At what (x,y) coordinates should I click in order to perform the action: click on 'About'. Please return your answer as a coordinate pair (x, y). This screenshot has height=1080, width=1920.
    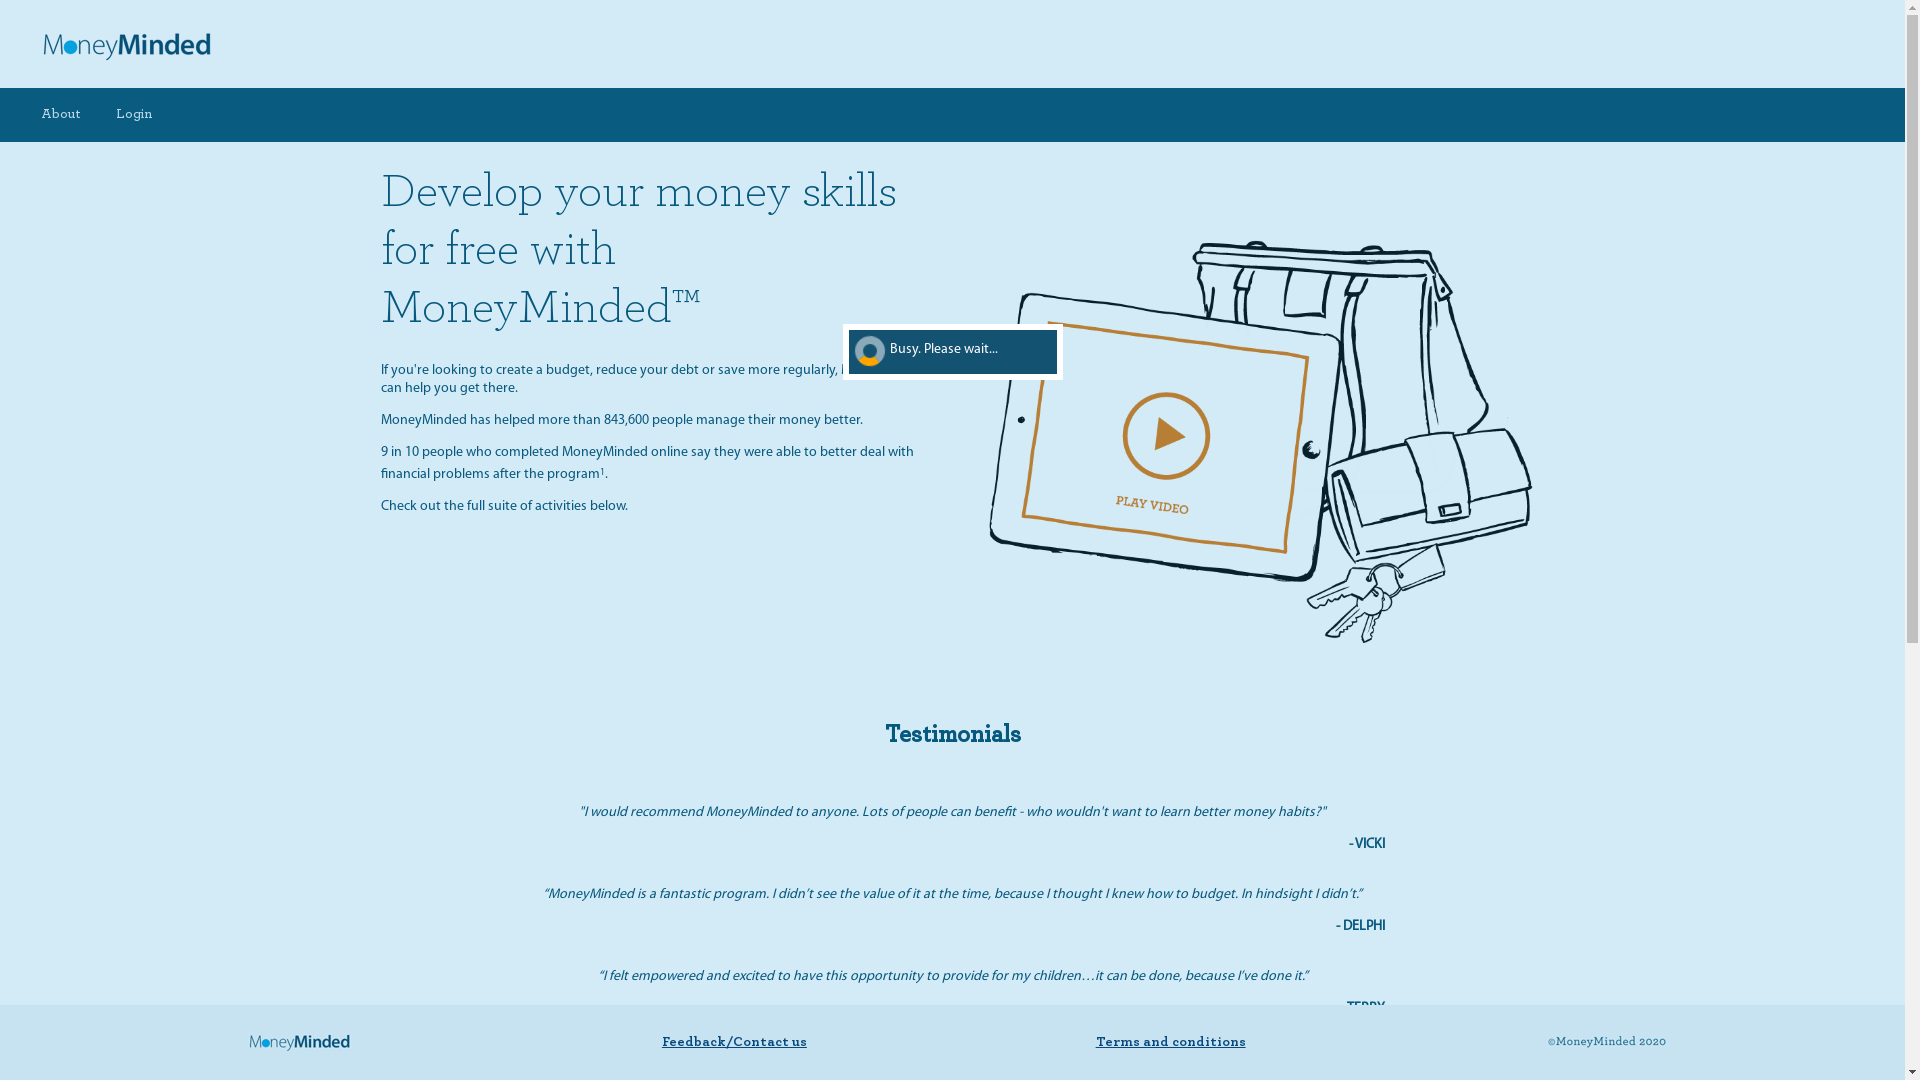
    Looking at the image, I should click on (61, 115).